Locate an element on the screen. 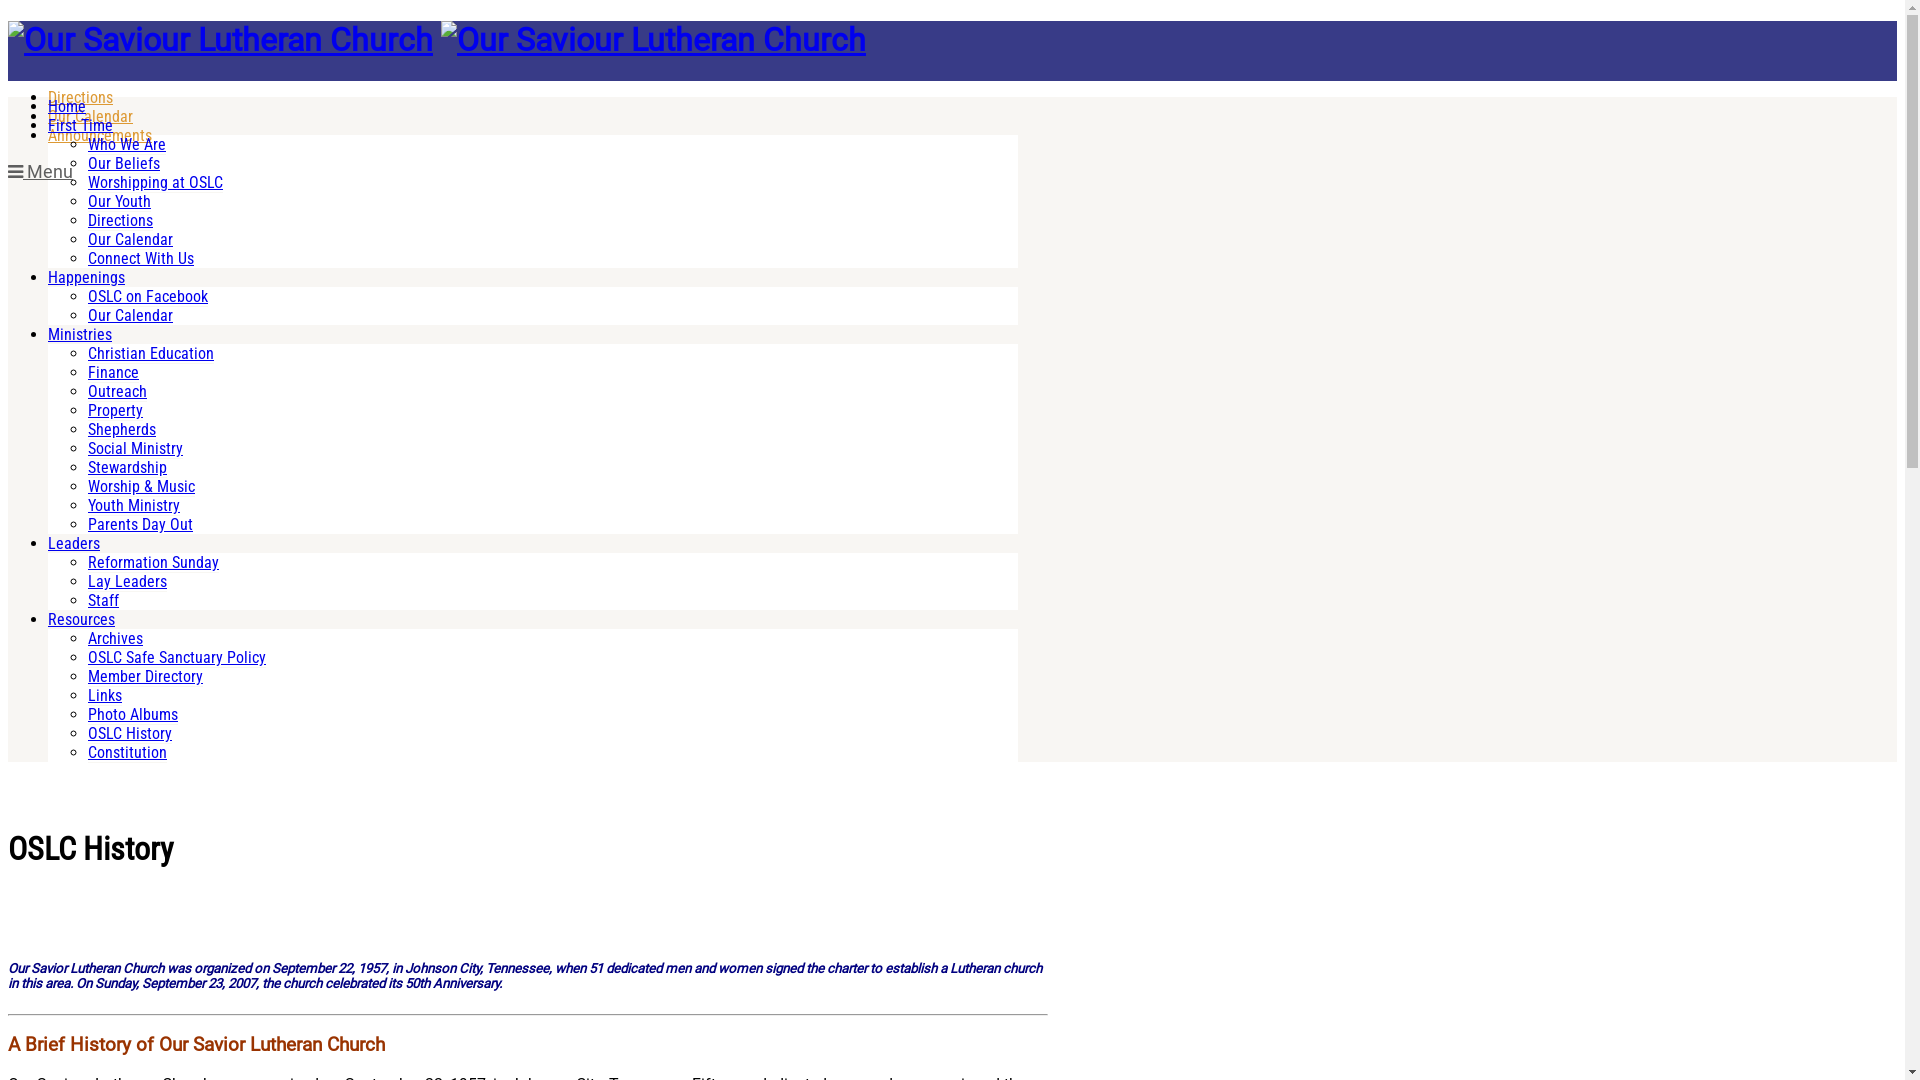 Image resolution: width=1920 pixels, height=1080 pixels. 'Announcements' is located at coordinates (99, 135).